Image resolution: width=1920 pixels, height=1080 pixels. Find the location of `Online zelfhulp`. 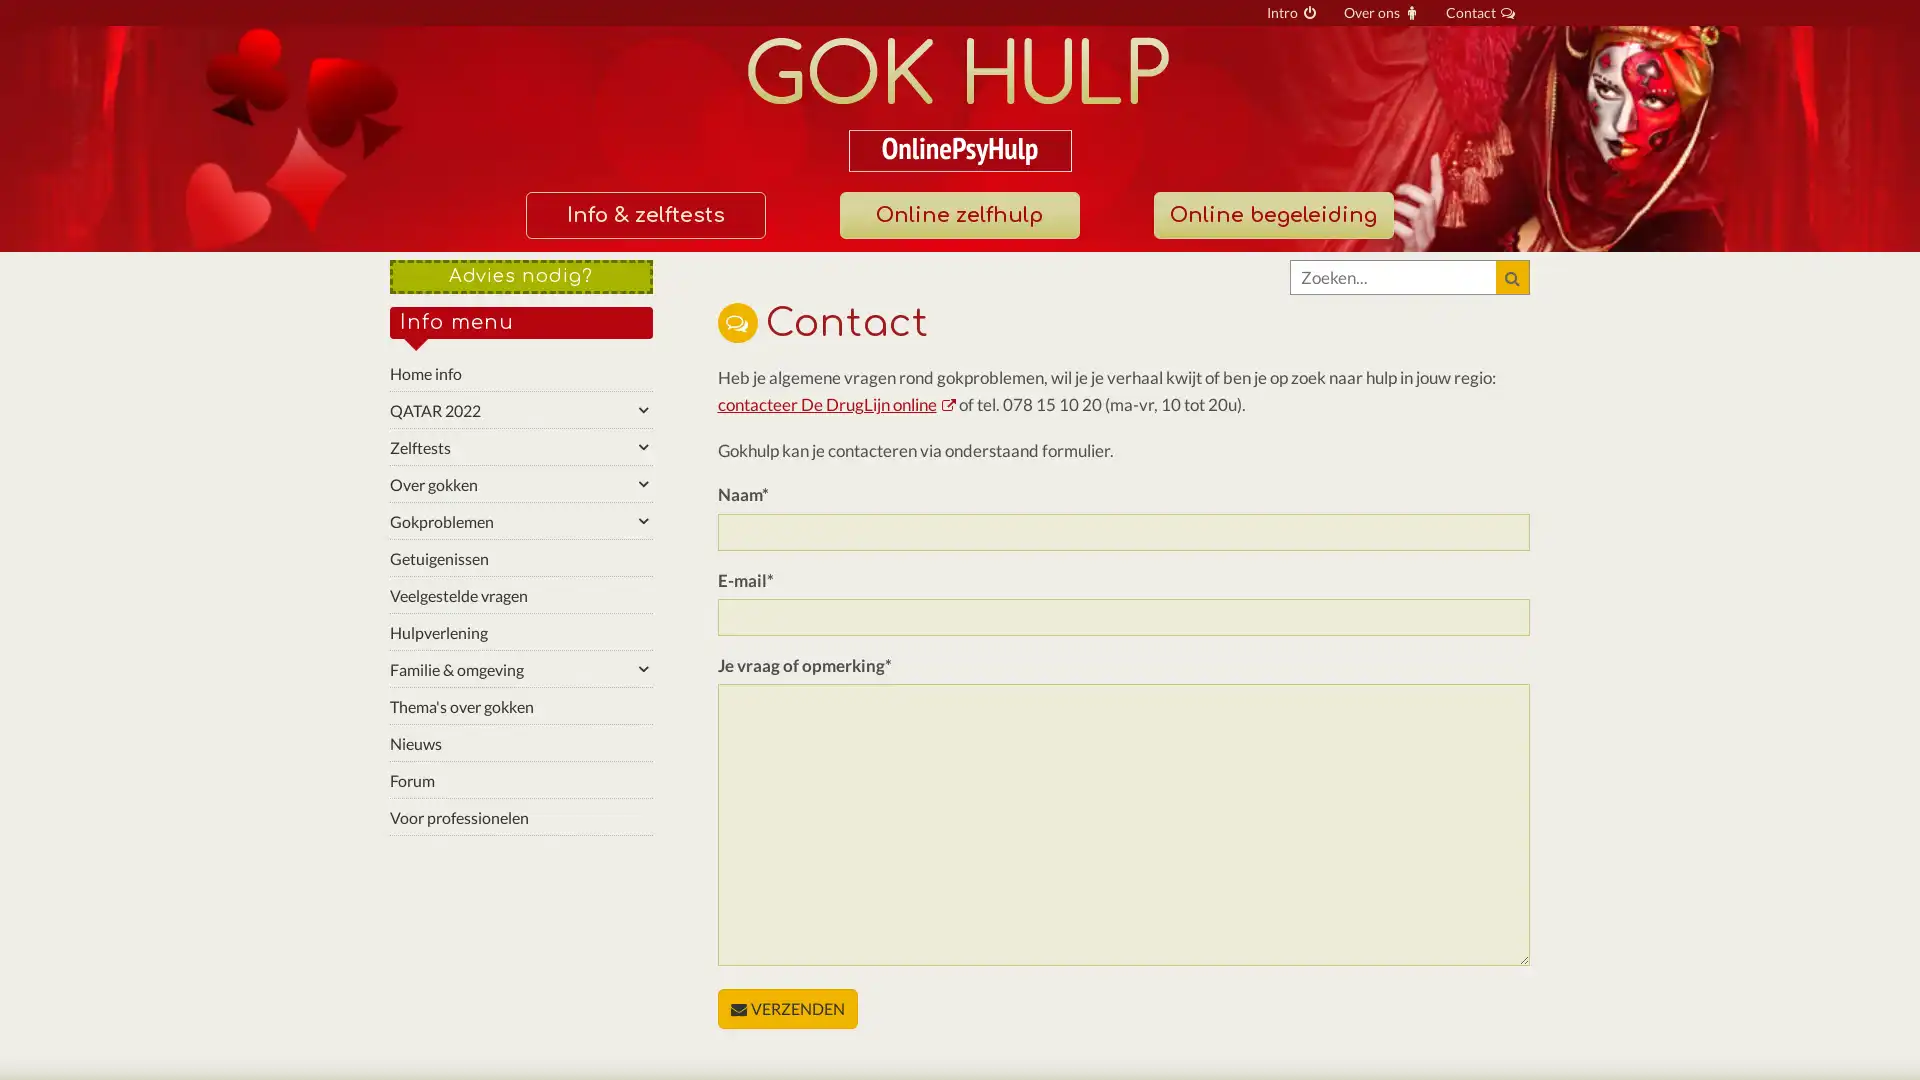

Online zelfhulp is located at coordinates (958, 215).